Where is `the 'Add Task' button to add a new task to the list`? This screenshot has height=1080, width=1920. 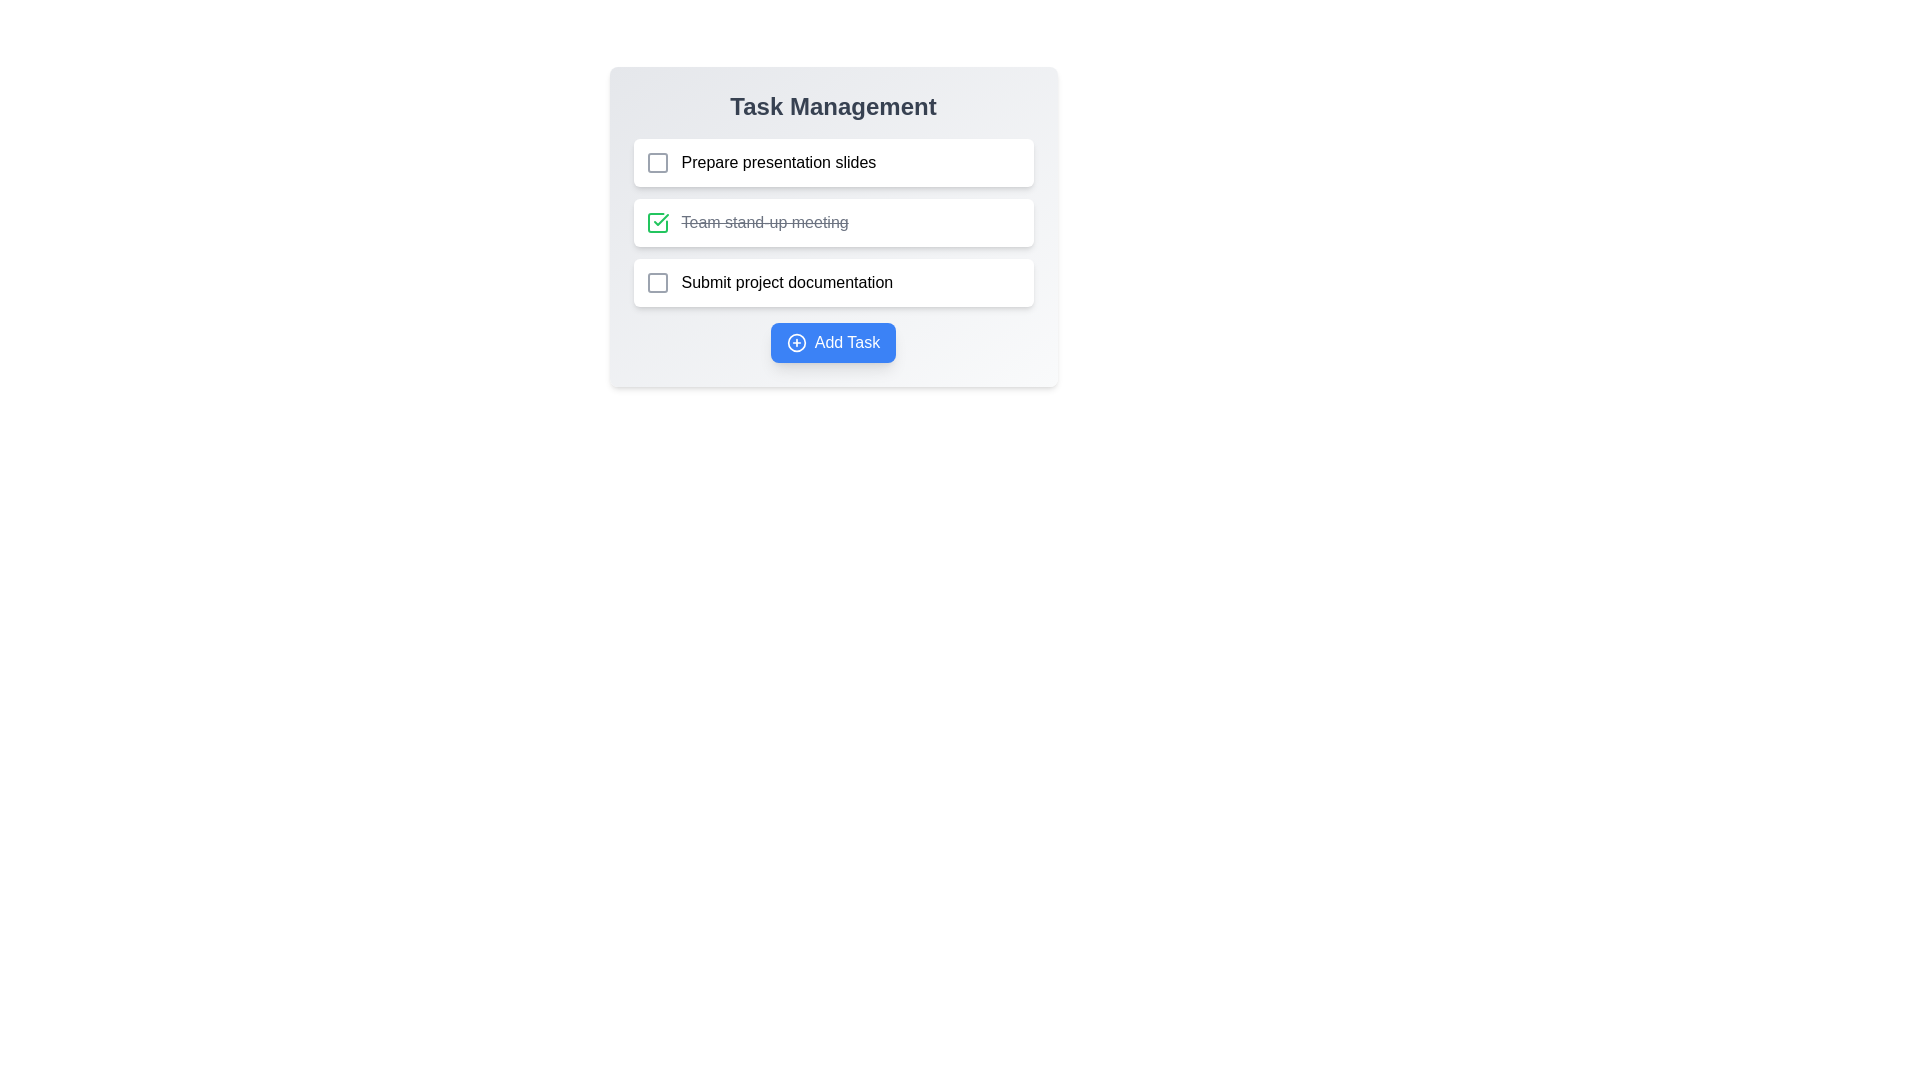 the 'Add Task' button to add a new task to the list is located at coordinates (833, 342).